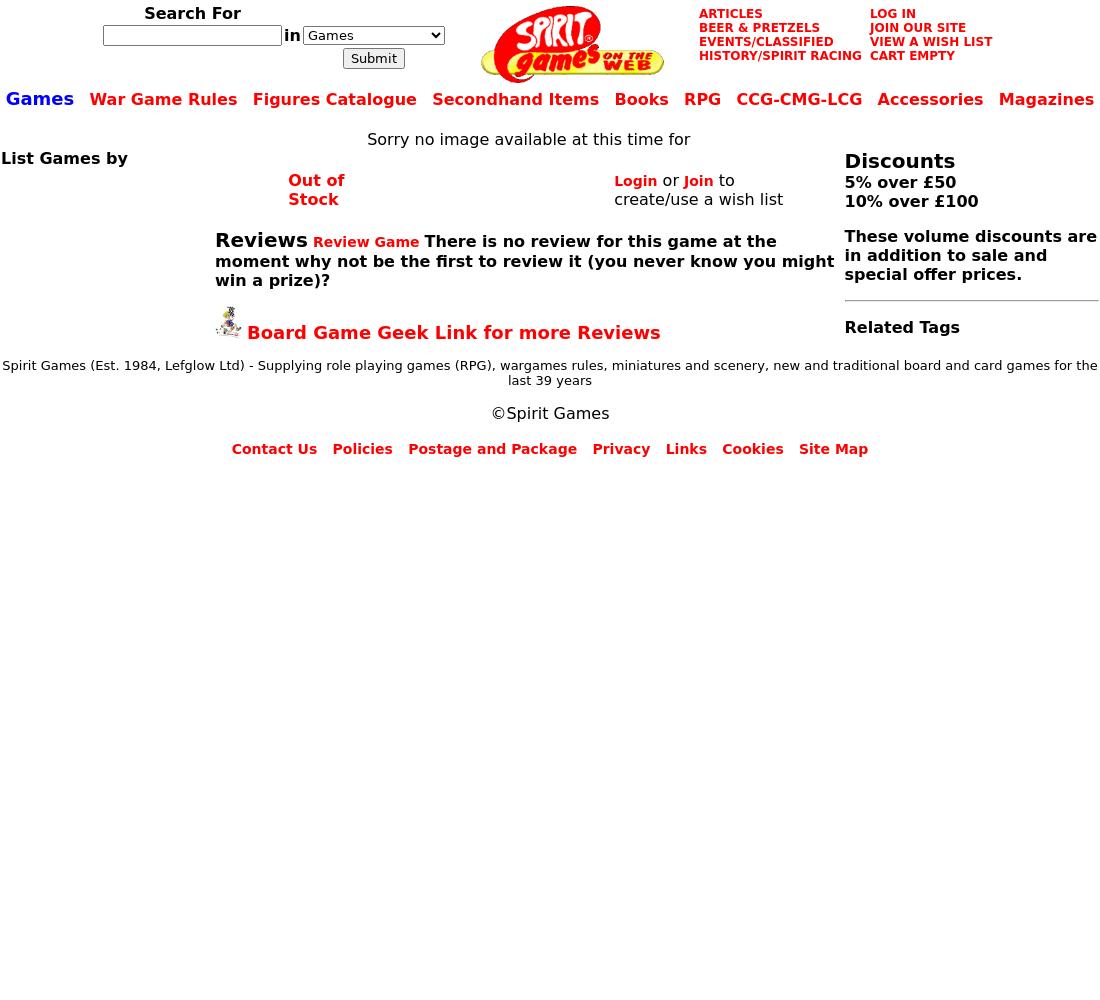 The height and width of the screenshot is (1000, 1100). I want to click on 'VIEW A WISH LIST', so click(931, 42).